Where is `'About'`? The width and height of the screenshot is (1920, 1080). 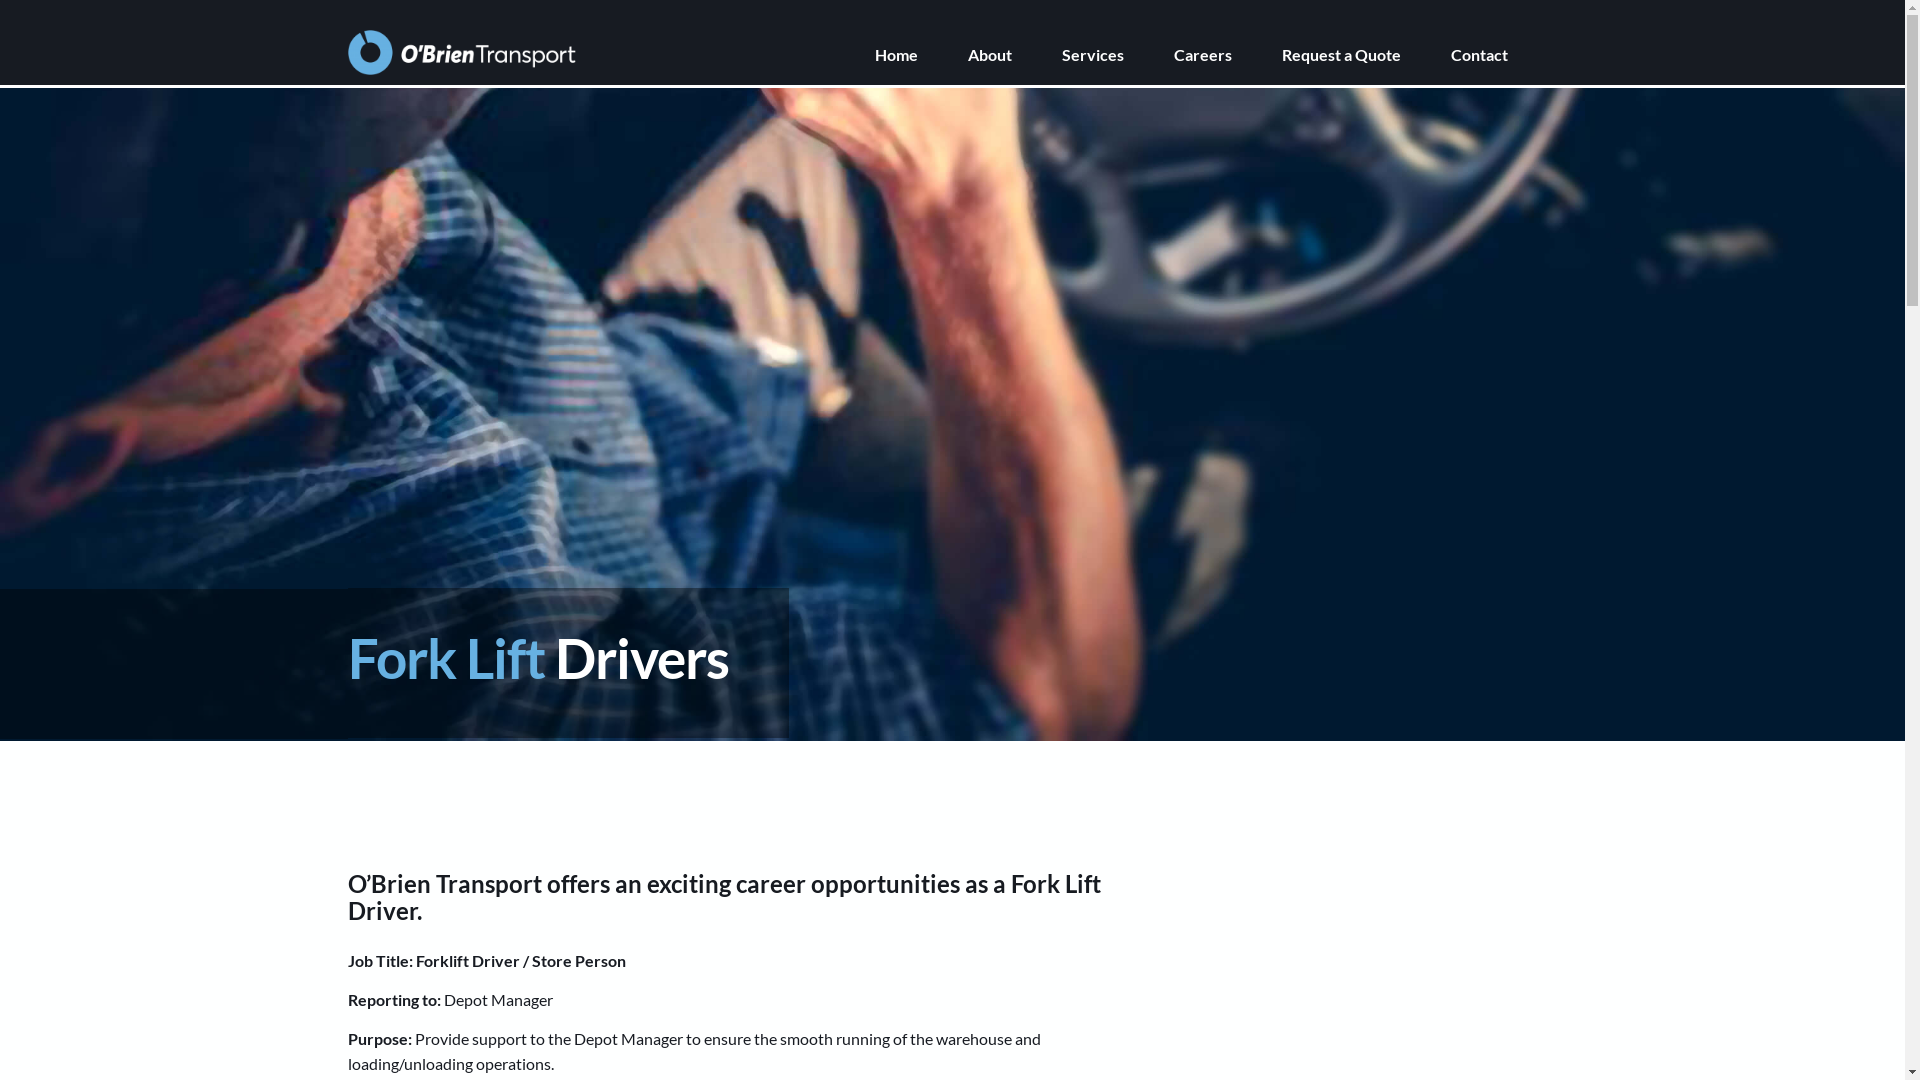 'About' is located at coordinates (1014, 53).